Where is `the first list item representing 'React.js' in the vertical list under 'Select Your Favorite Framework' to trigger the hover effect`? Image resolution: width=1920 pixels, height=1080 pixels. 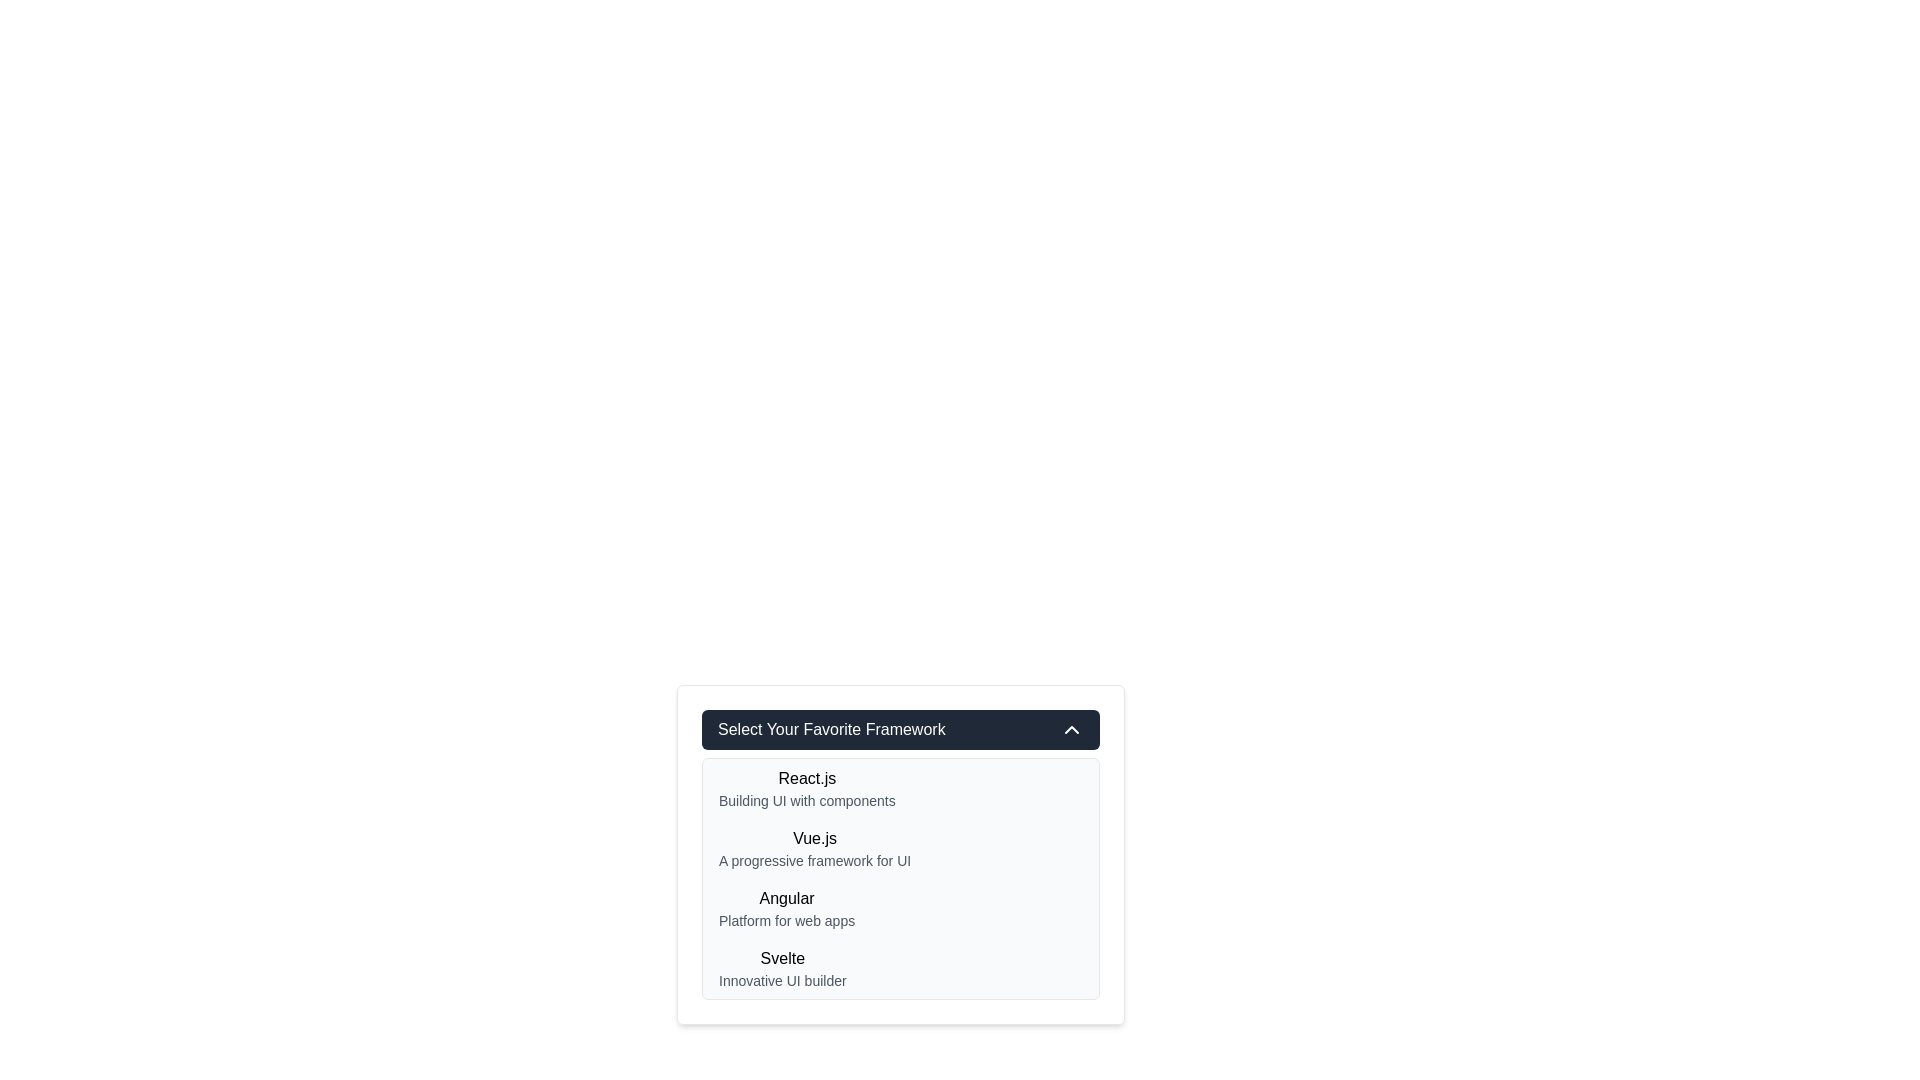
the first list item representing 'React.js' in the vertical list under 'Select Your Favorite Framework' to trigger the hover effect is located at coordinates (900, 788).